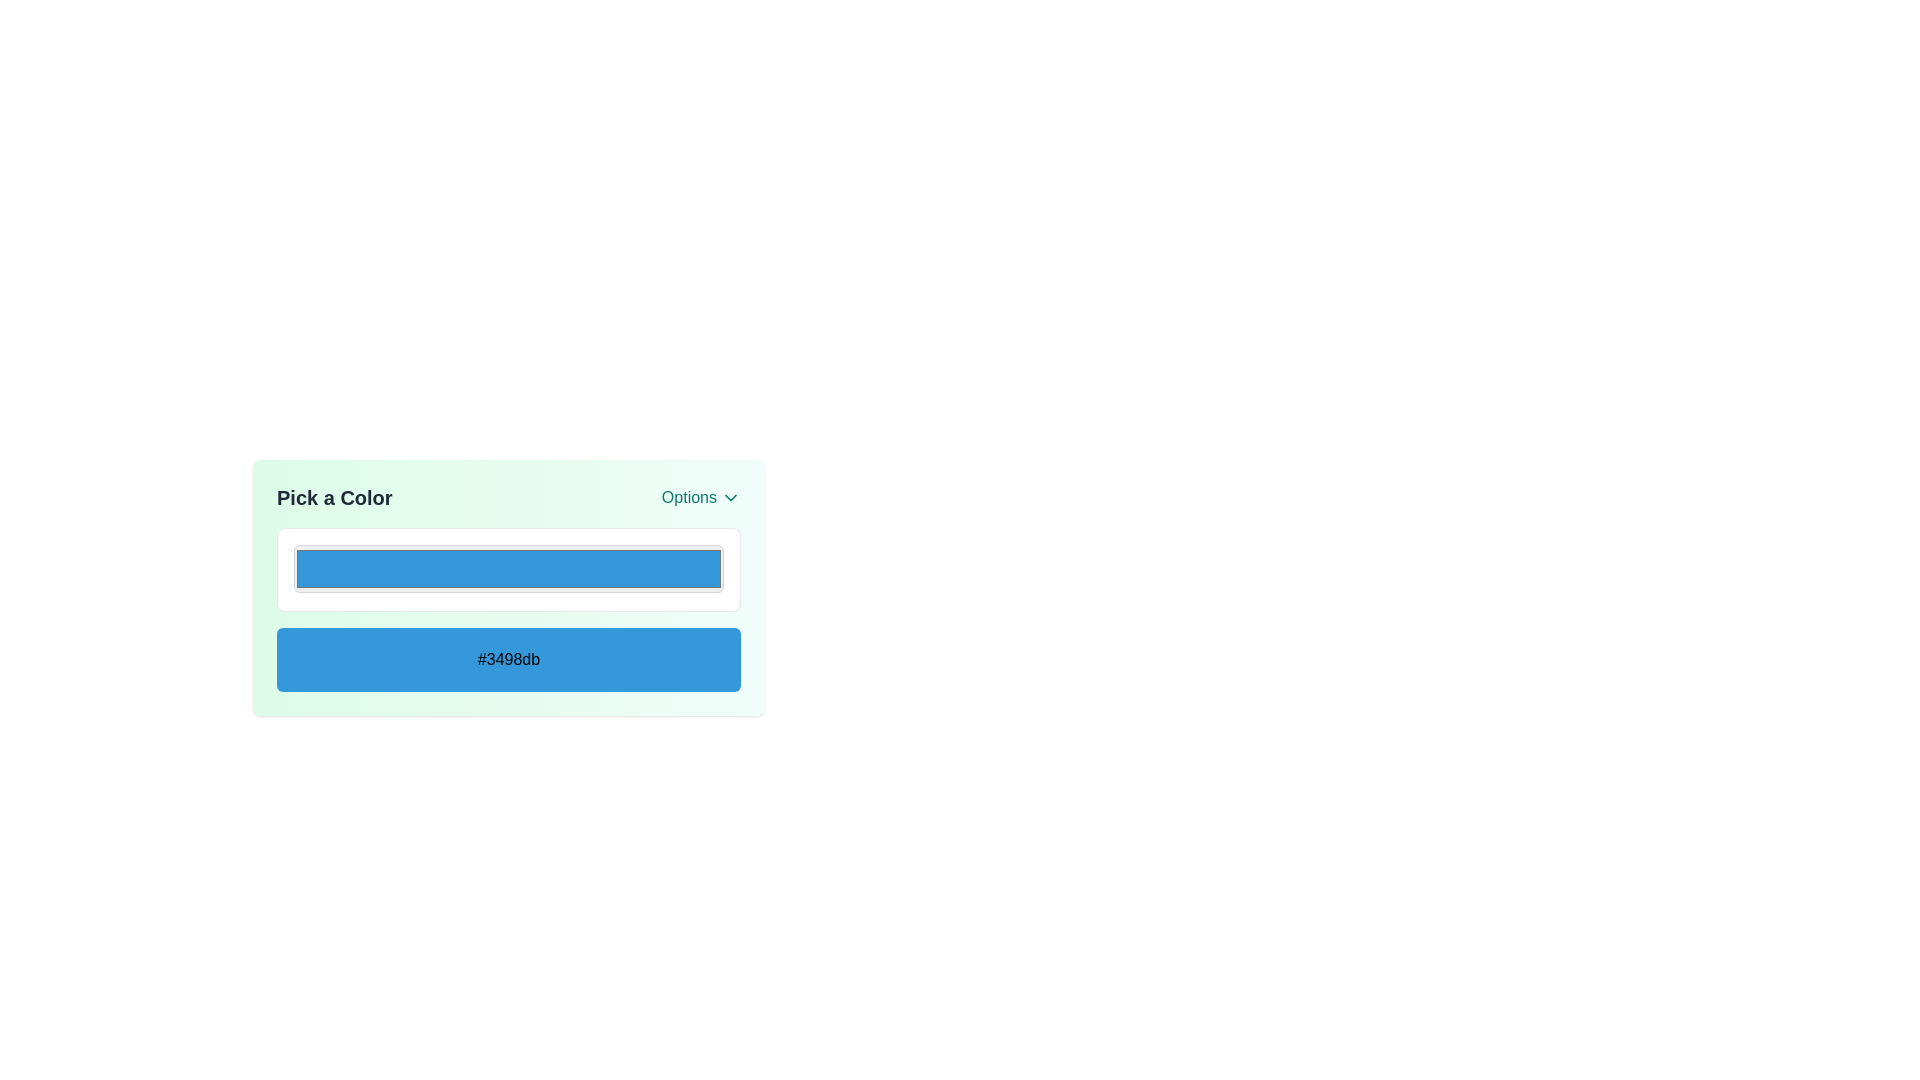  I want to click on the color input field located centrally within the 'Pick a Color' card-like area to change the color value, so click(508, 586).